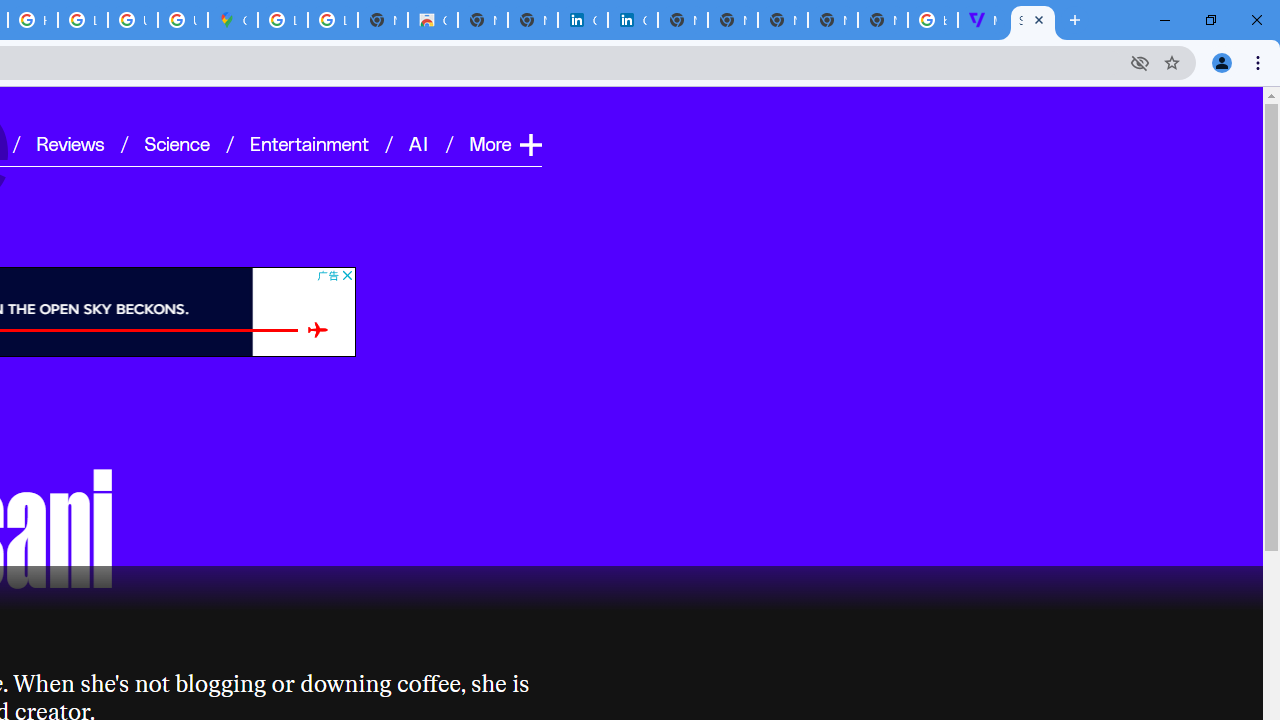 Image resolution: width=1280 pixels, height=720 pixels. What do you see at coordinates (346, 275) in the screenshot?
I see `'AutomationID: cbb'` at bounding box center [346, 275].